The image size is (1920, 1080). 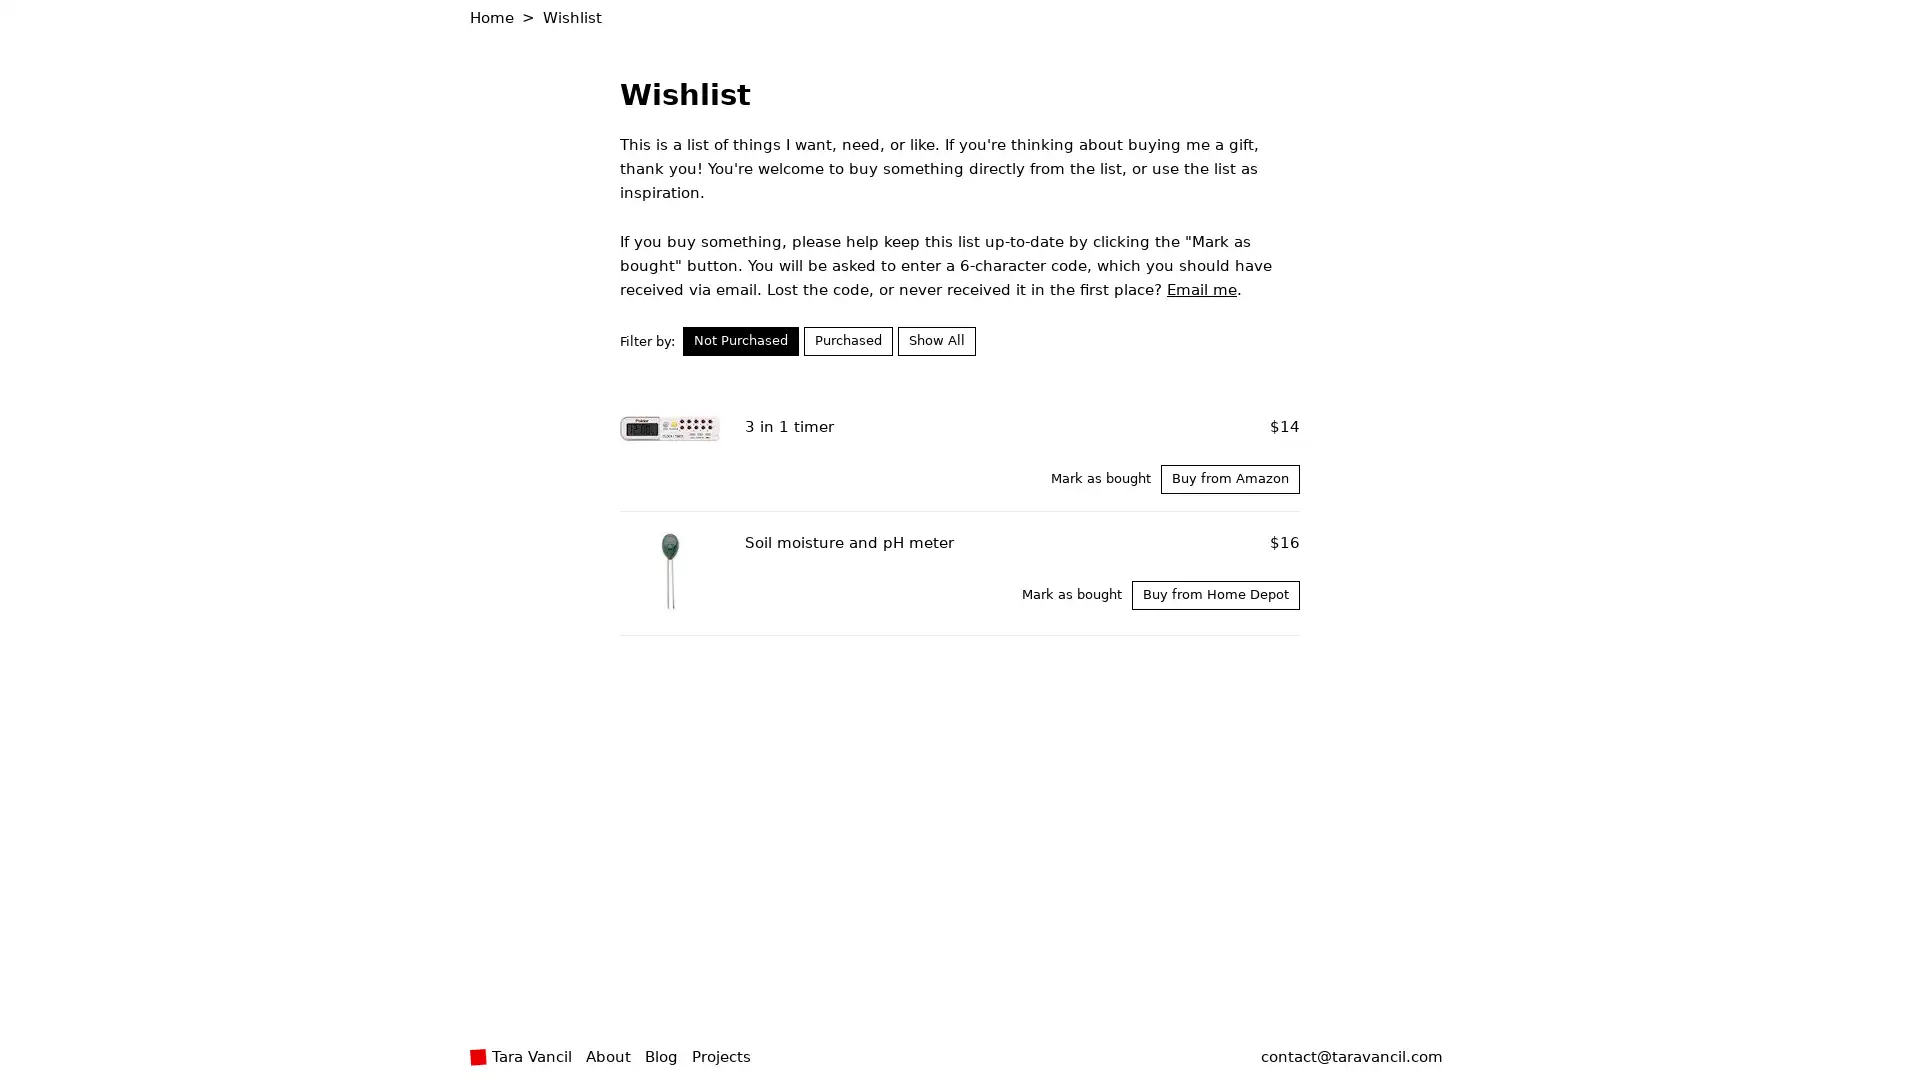 What do you see at coordinates (739, 339) in the screenshot?
I see `Not Purchased` at bounding box center [739, 339].